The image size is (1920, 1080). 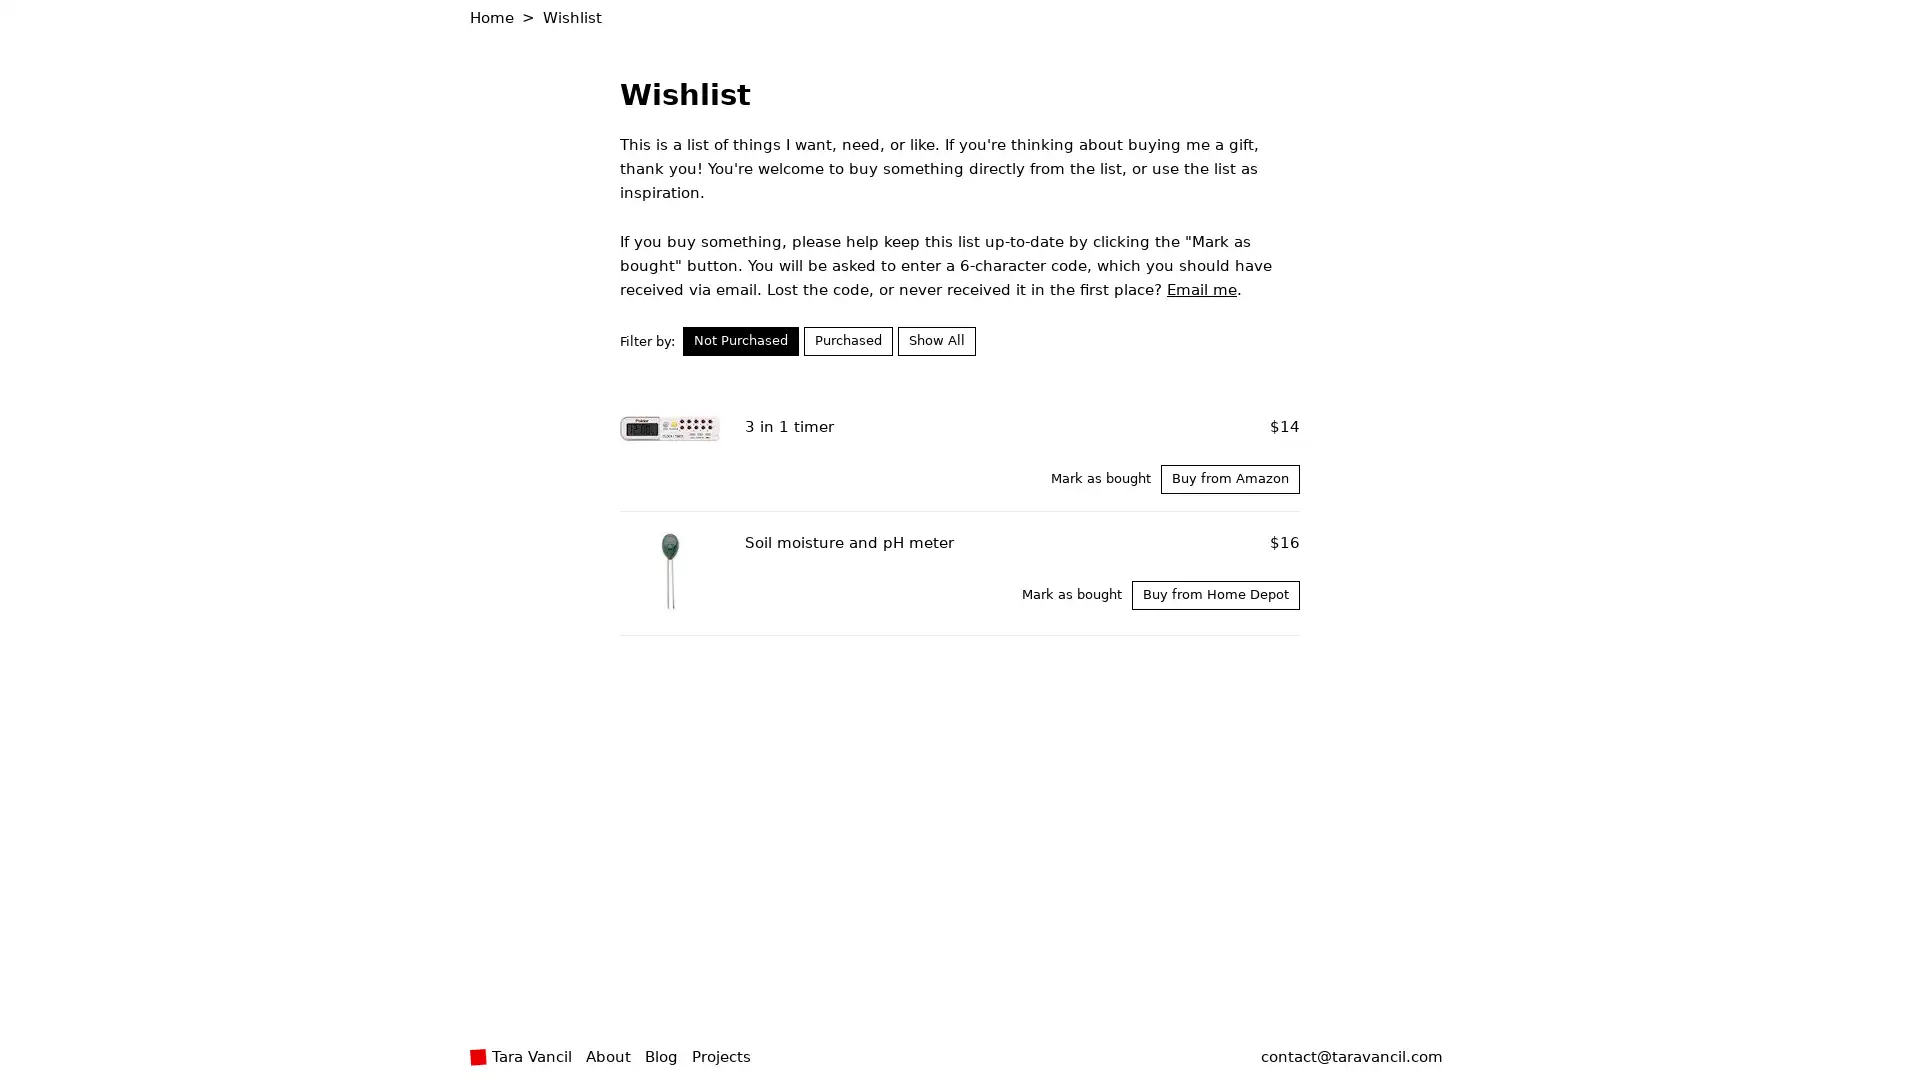 What do you see at coordinates (739, 339) in the screenshot?
I see `Not Purchased` at bounding box center [739, 339].